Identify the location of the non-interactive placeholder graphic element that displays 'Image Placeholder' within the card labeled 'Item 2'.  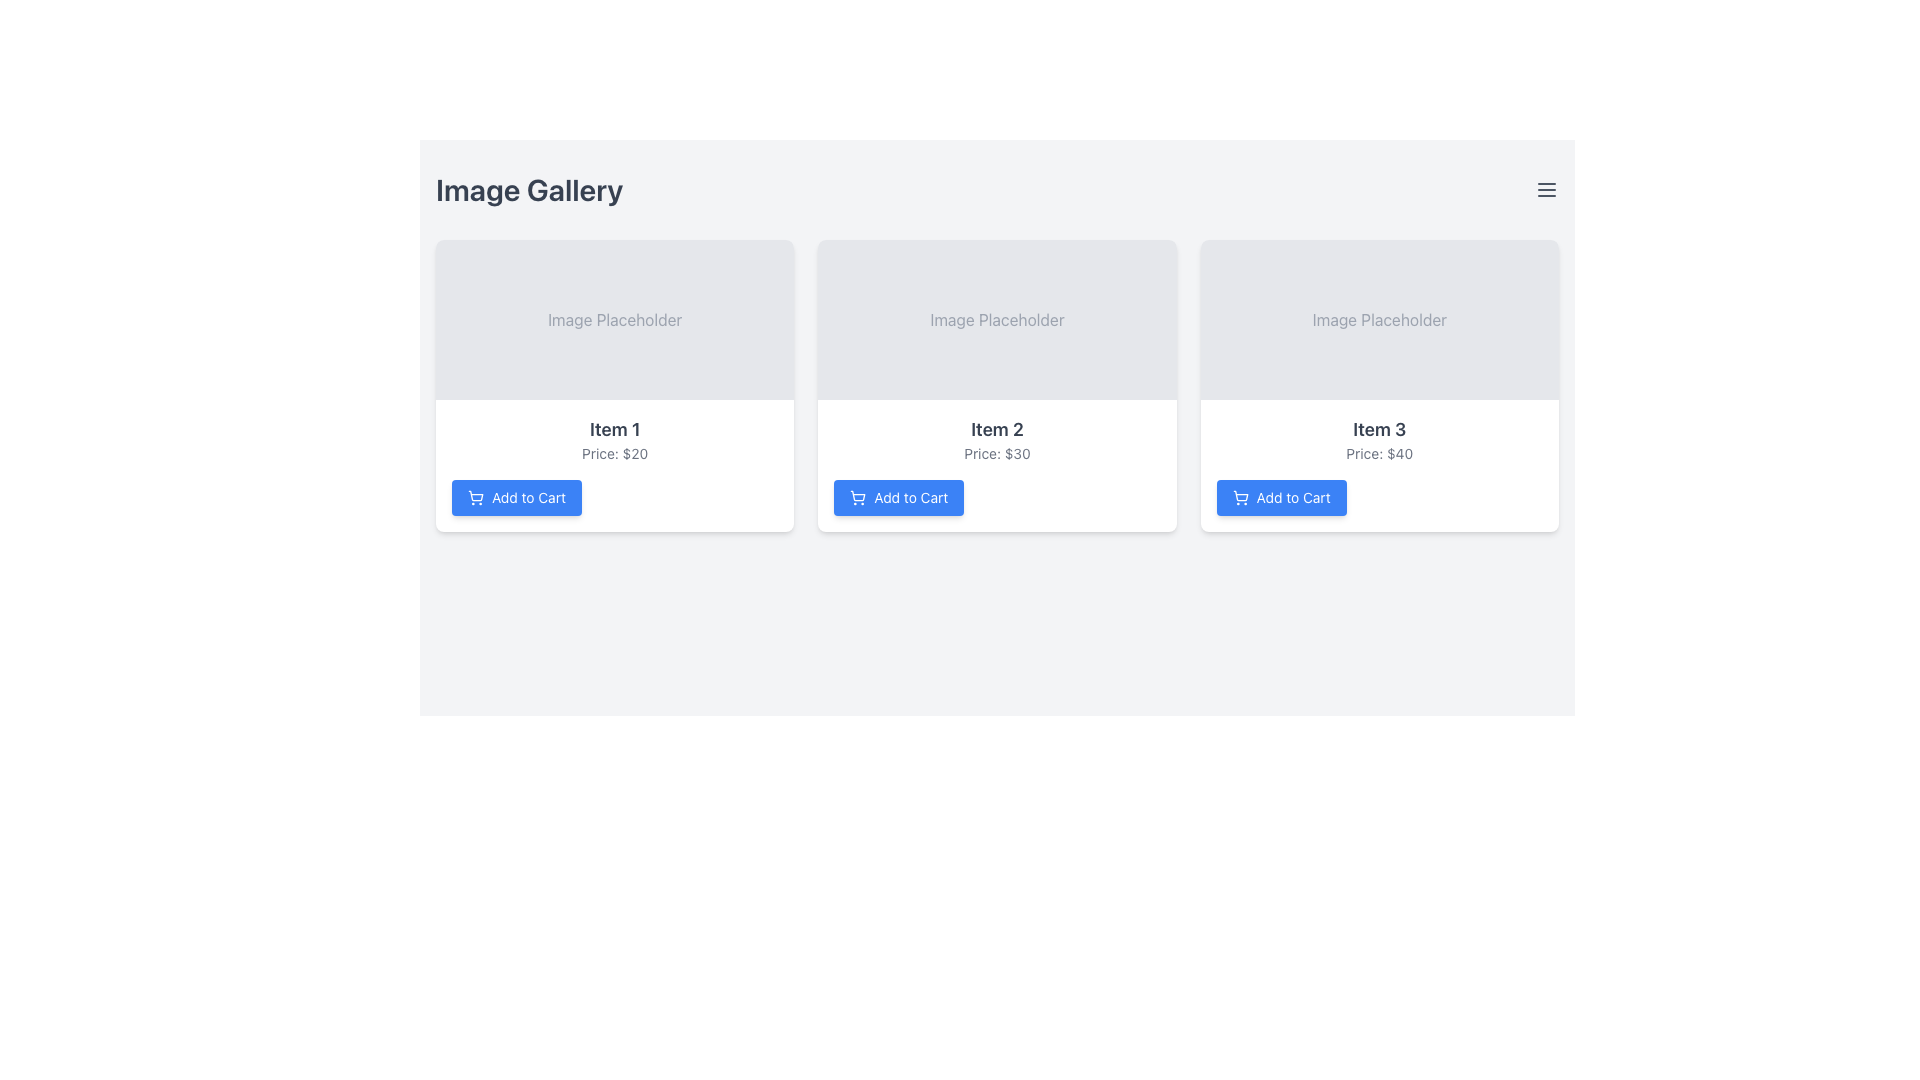
(997, 319).